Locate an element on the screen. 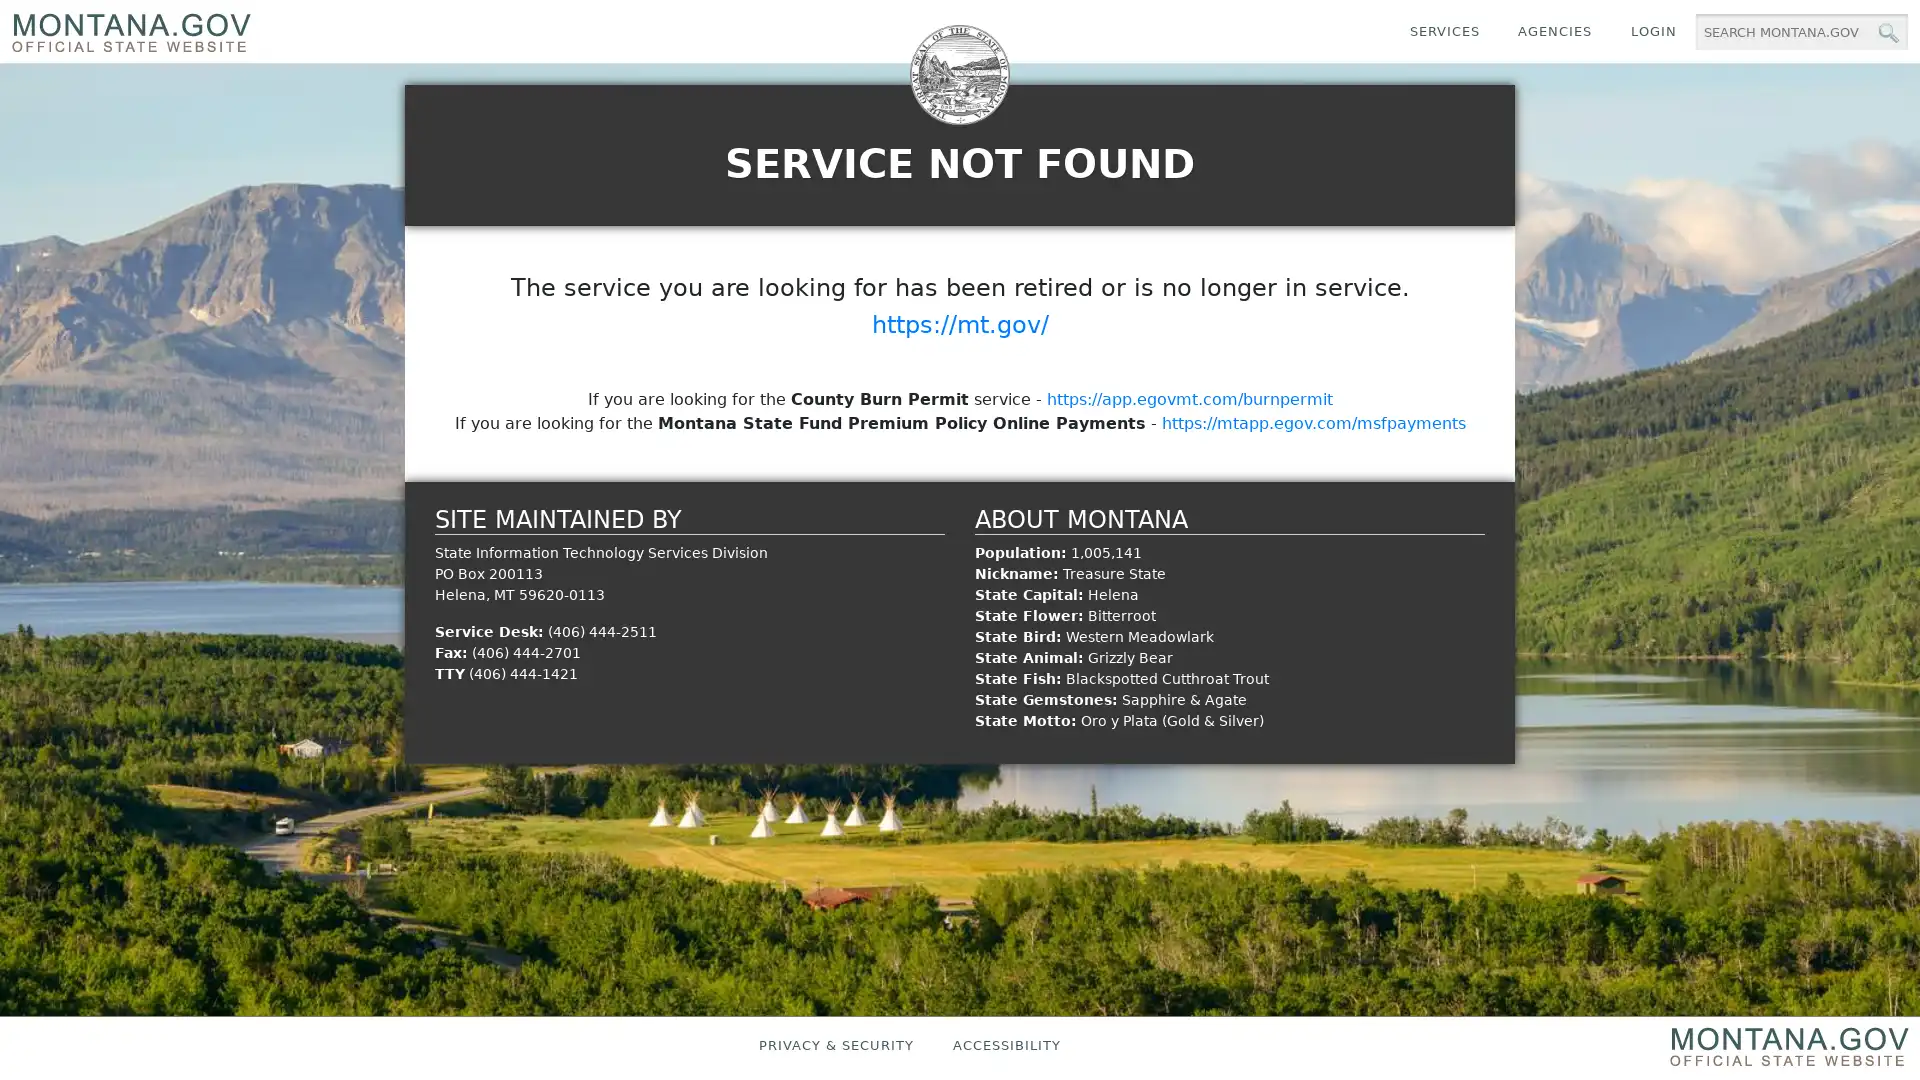  MT.gov Search Button is located at coordinates (1886, 33).